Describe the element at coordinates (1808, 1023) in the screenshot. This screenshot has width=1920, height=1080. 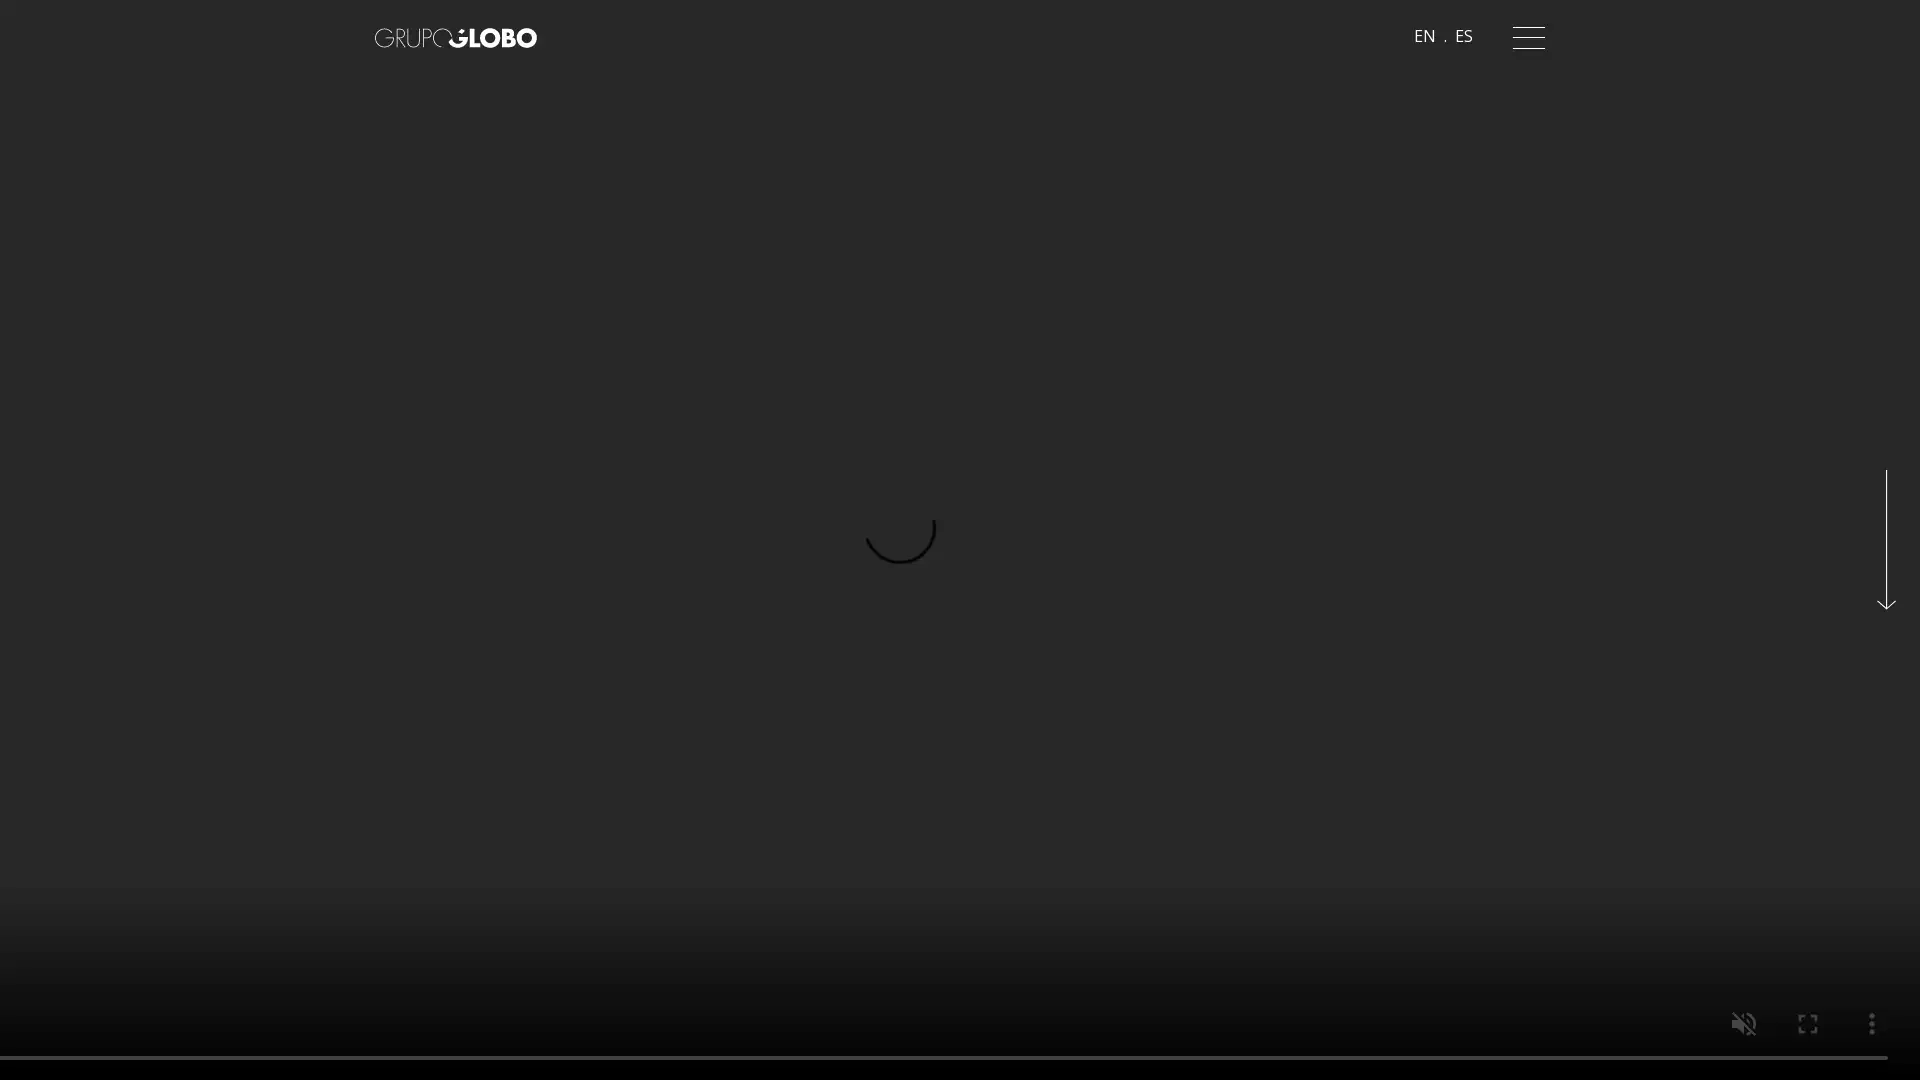
I see `enter full screen` at that location.